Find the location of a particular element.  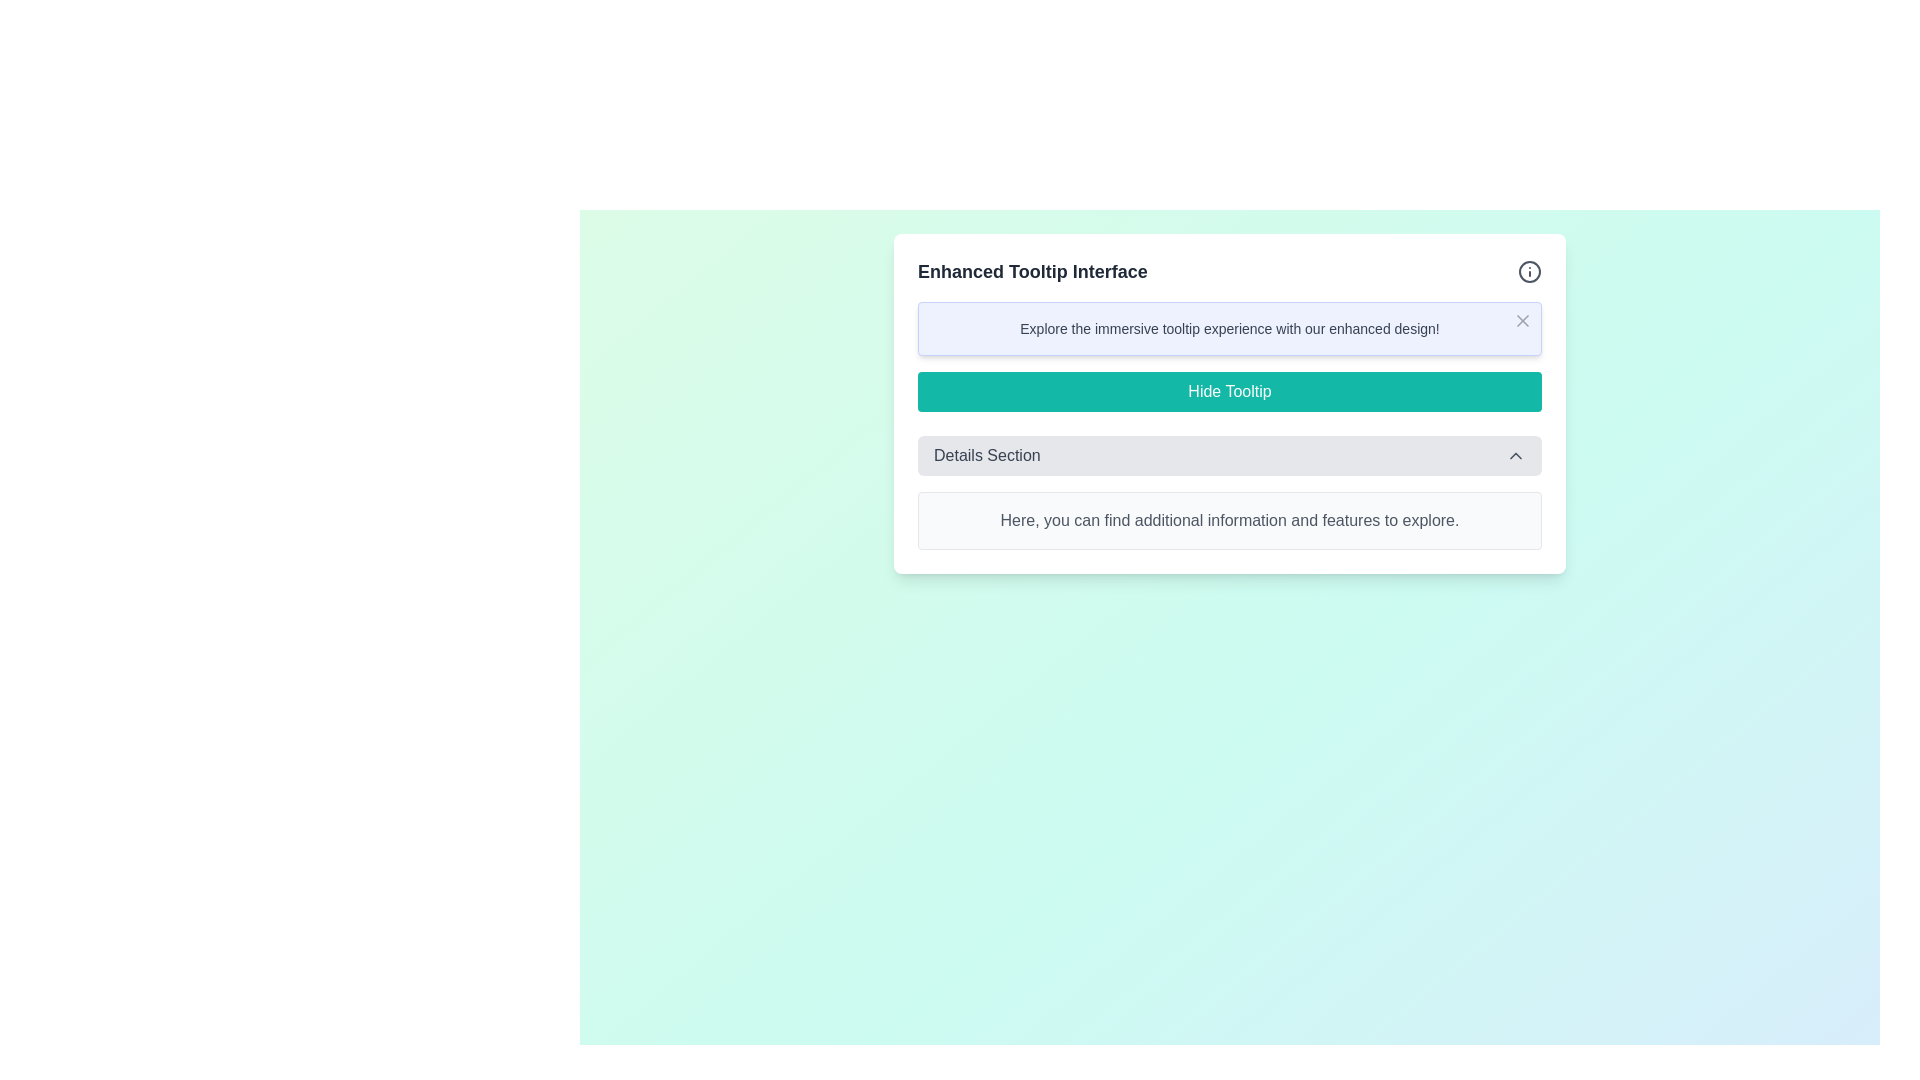

static text snippet that displays 'Here, you can find additional information and features to explore.' located in the 'Details Section' area is located at coordinates (1228, 519).